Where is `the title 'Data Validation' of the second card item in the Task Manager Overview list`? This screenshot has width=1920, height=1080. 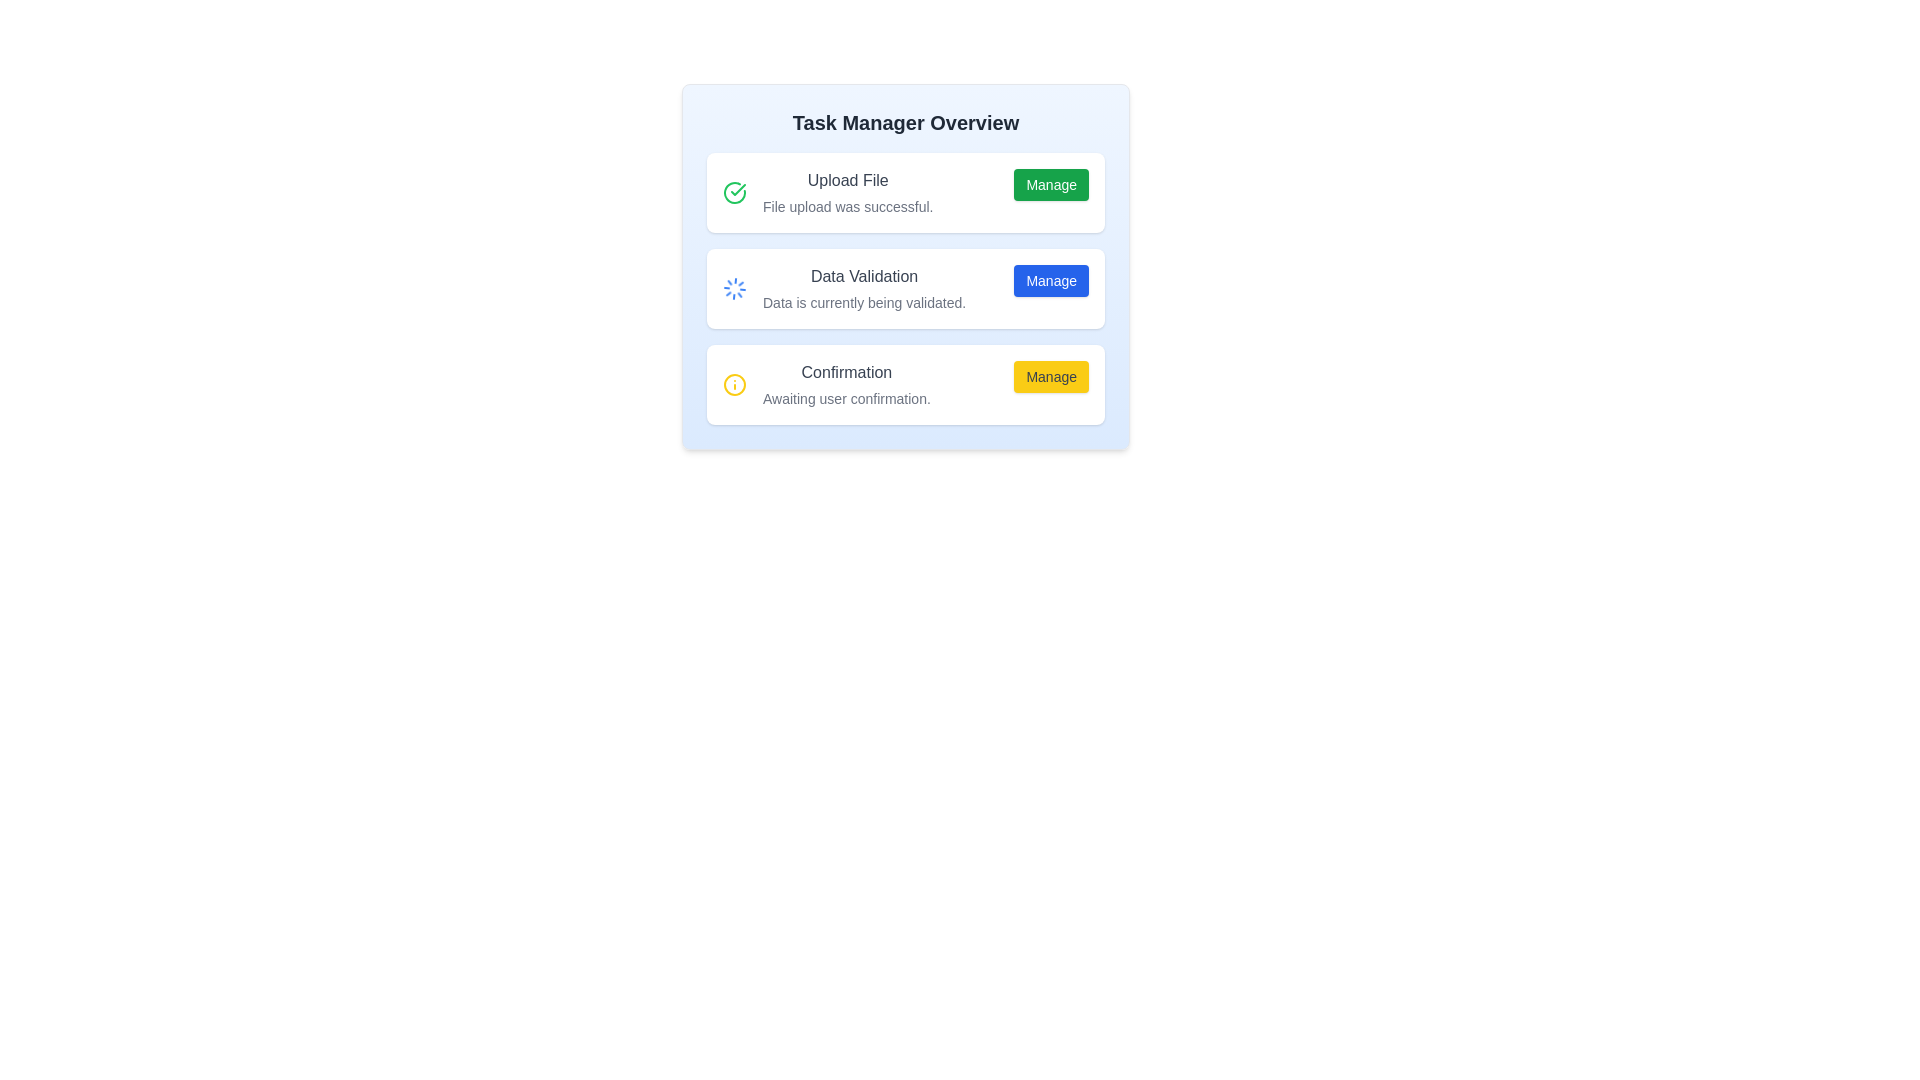
the title 'Data Validation' of the second card item in the Task Manager Overview list is located at coordinates (905, 289).